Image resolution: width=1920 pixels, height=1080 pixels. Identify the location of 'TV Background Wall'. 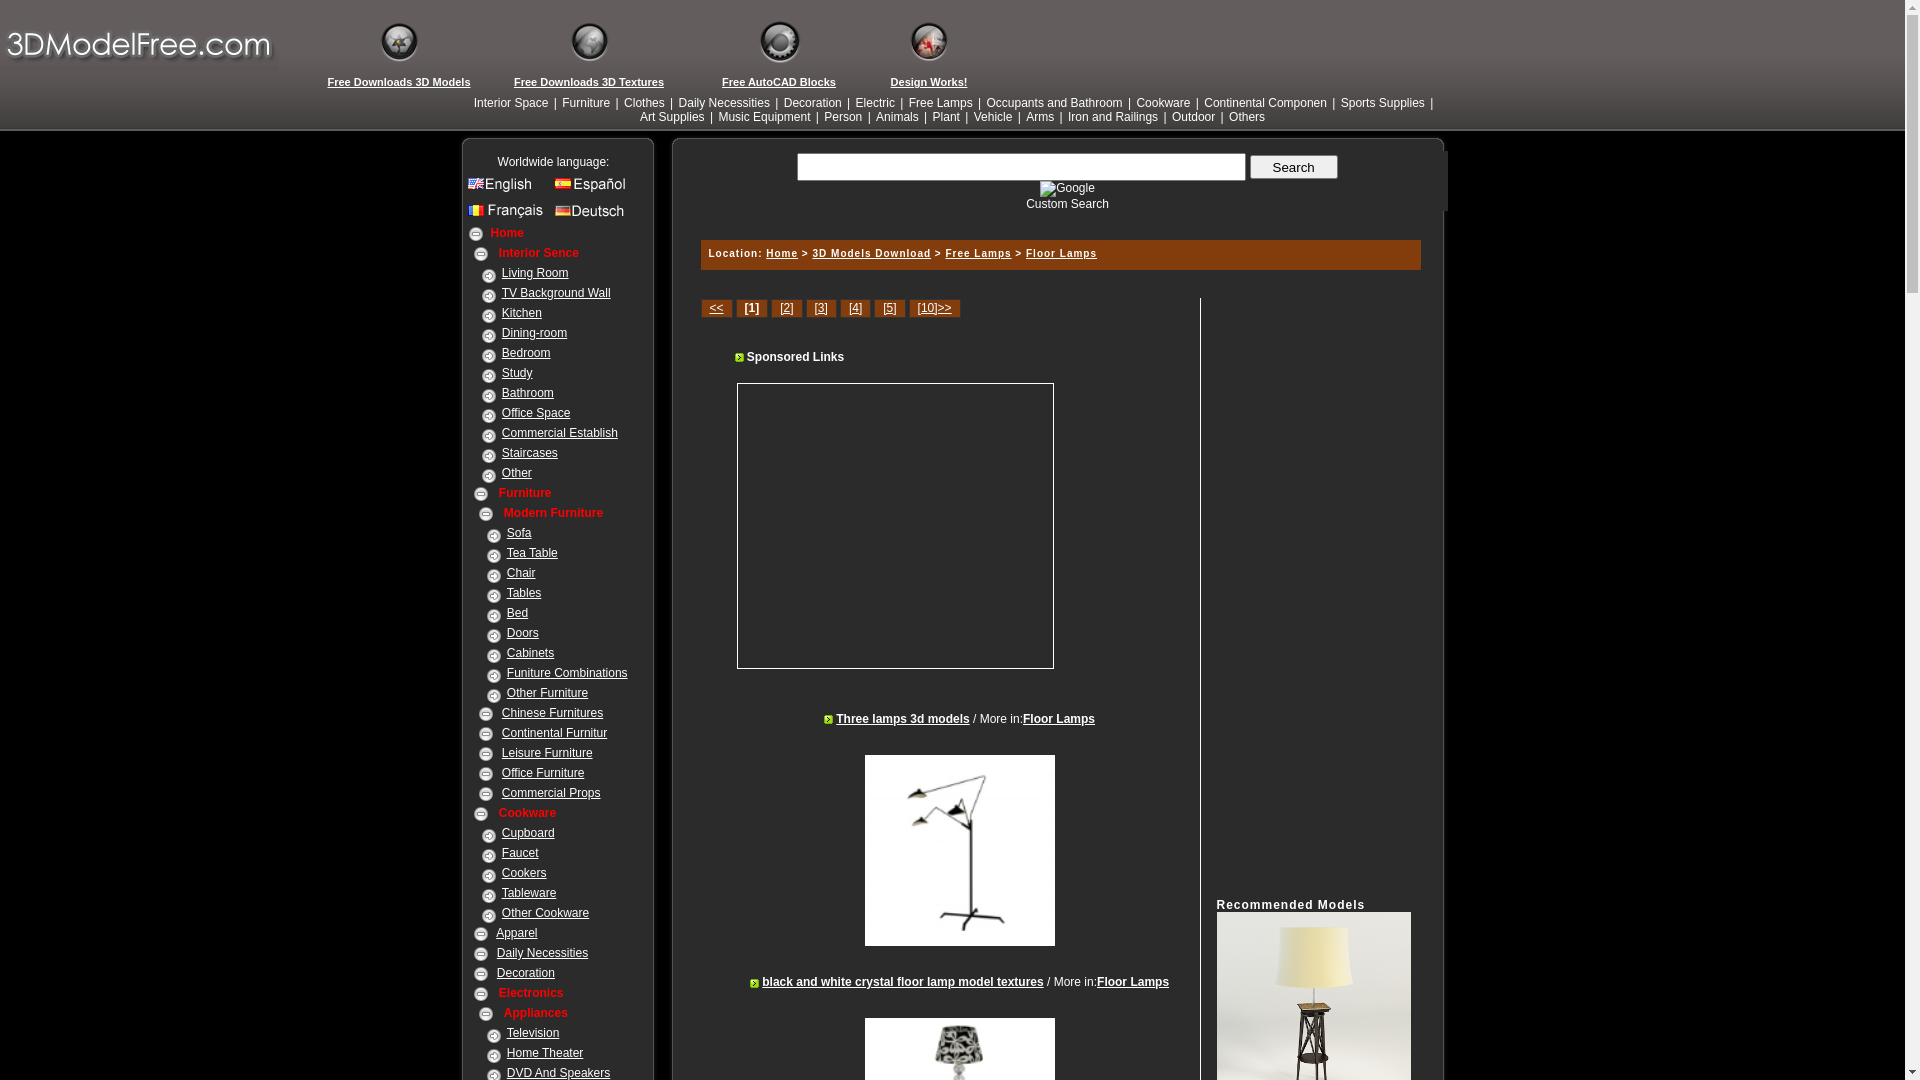
(556, 293).